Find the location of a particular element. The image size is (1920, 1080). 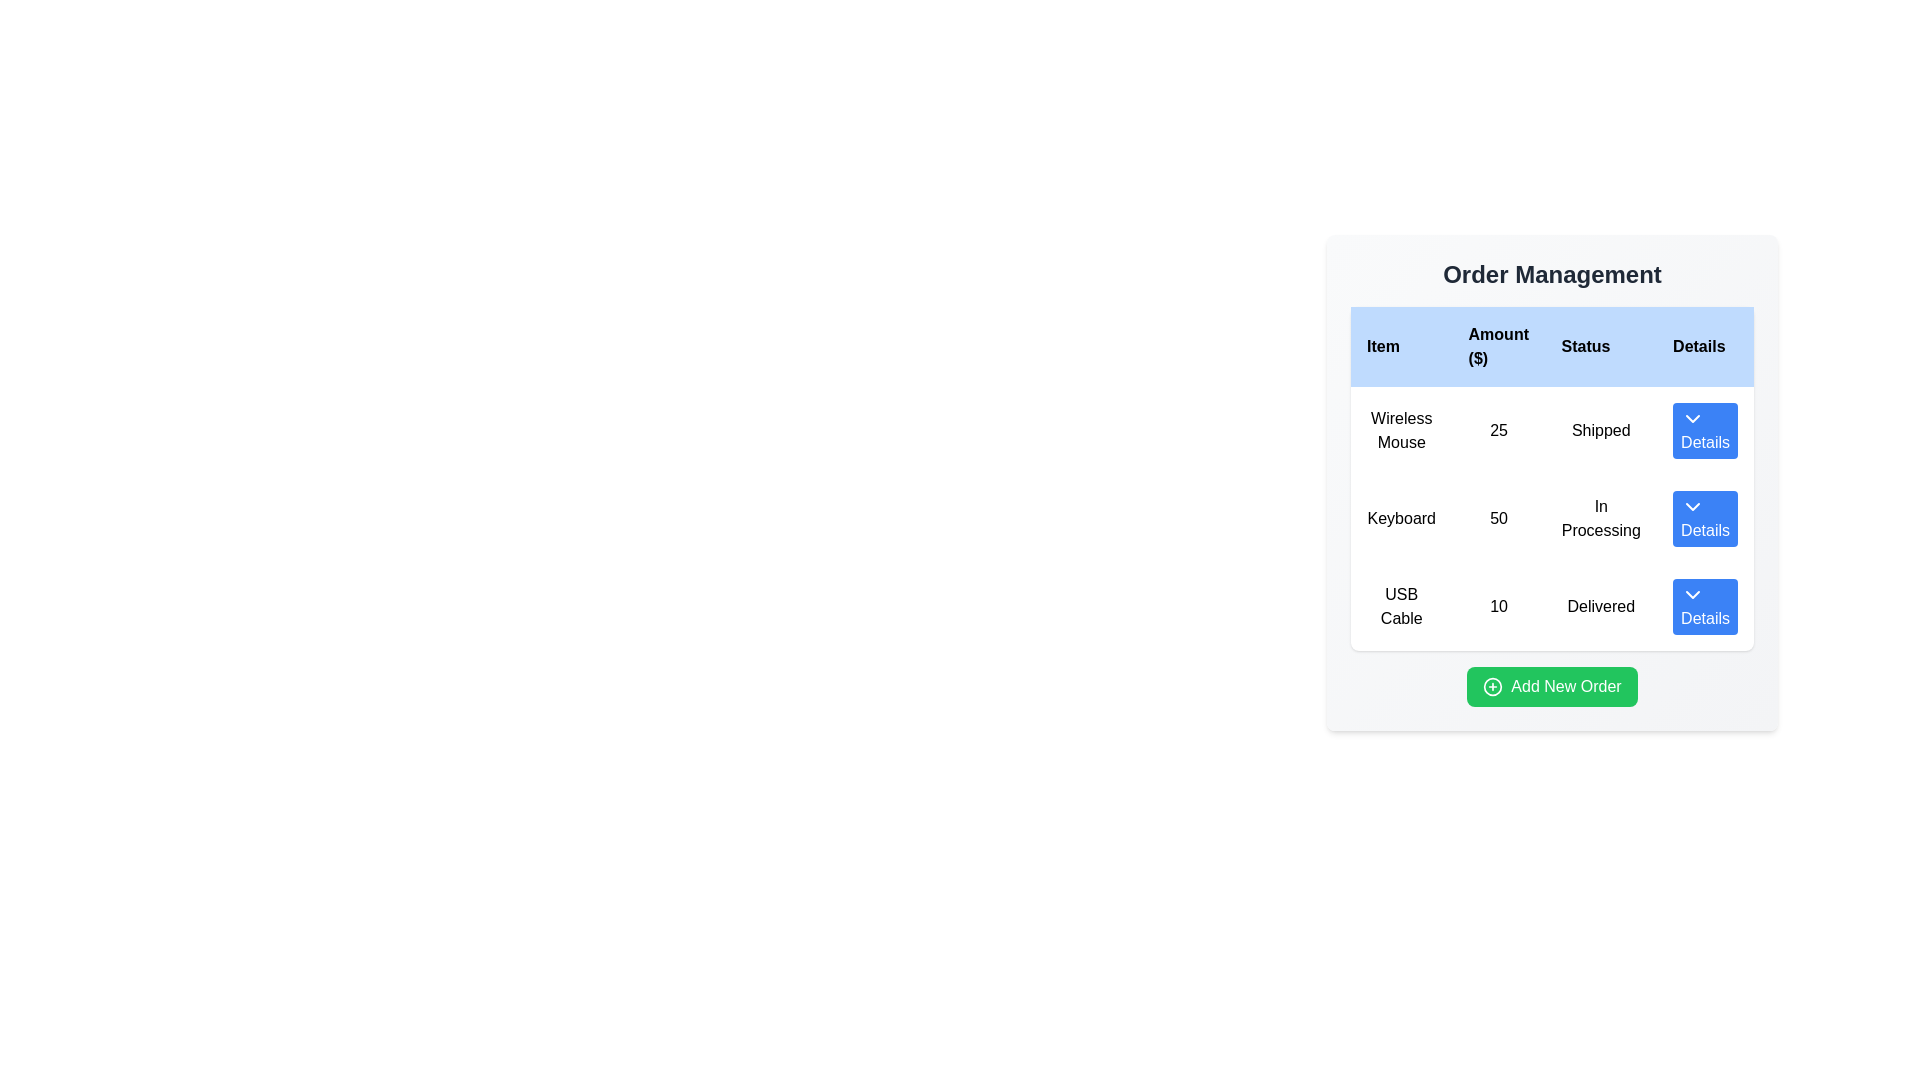

the Text label displaying the numerical value '50' in black text, located in the second row of the table under the 'Amount ($)' column, between 'Keyboard' and 'In Processing' is located at coordinates (1498, 518).